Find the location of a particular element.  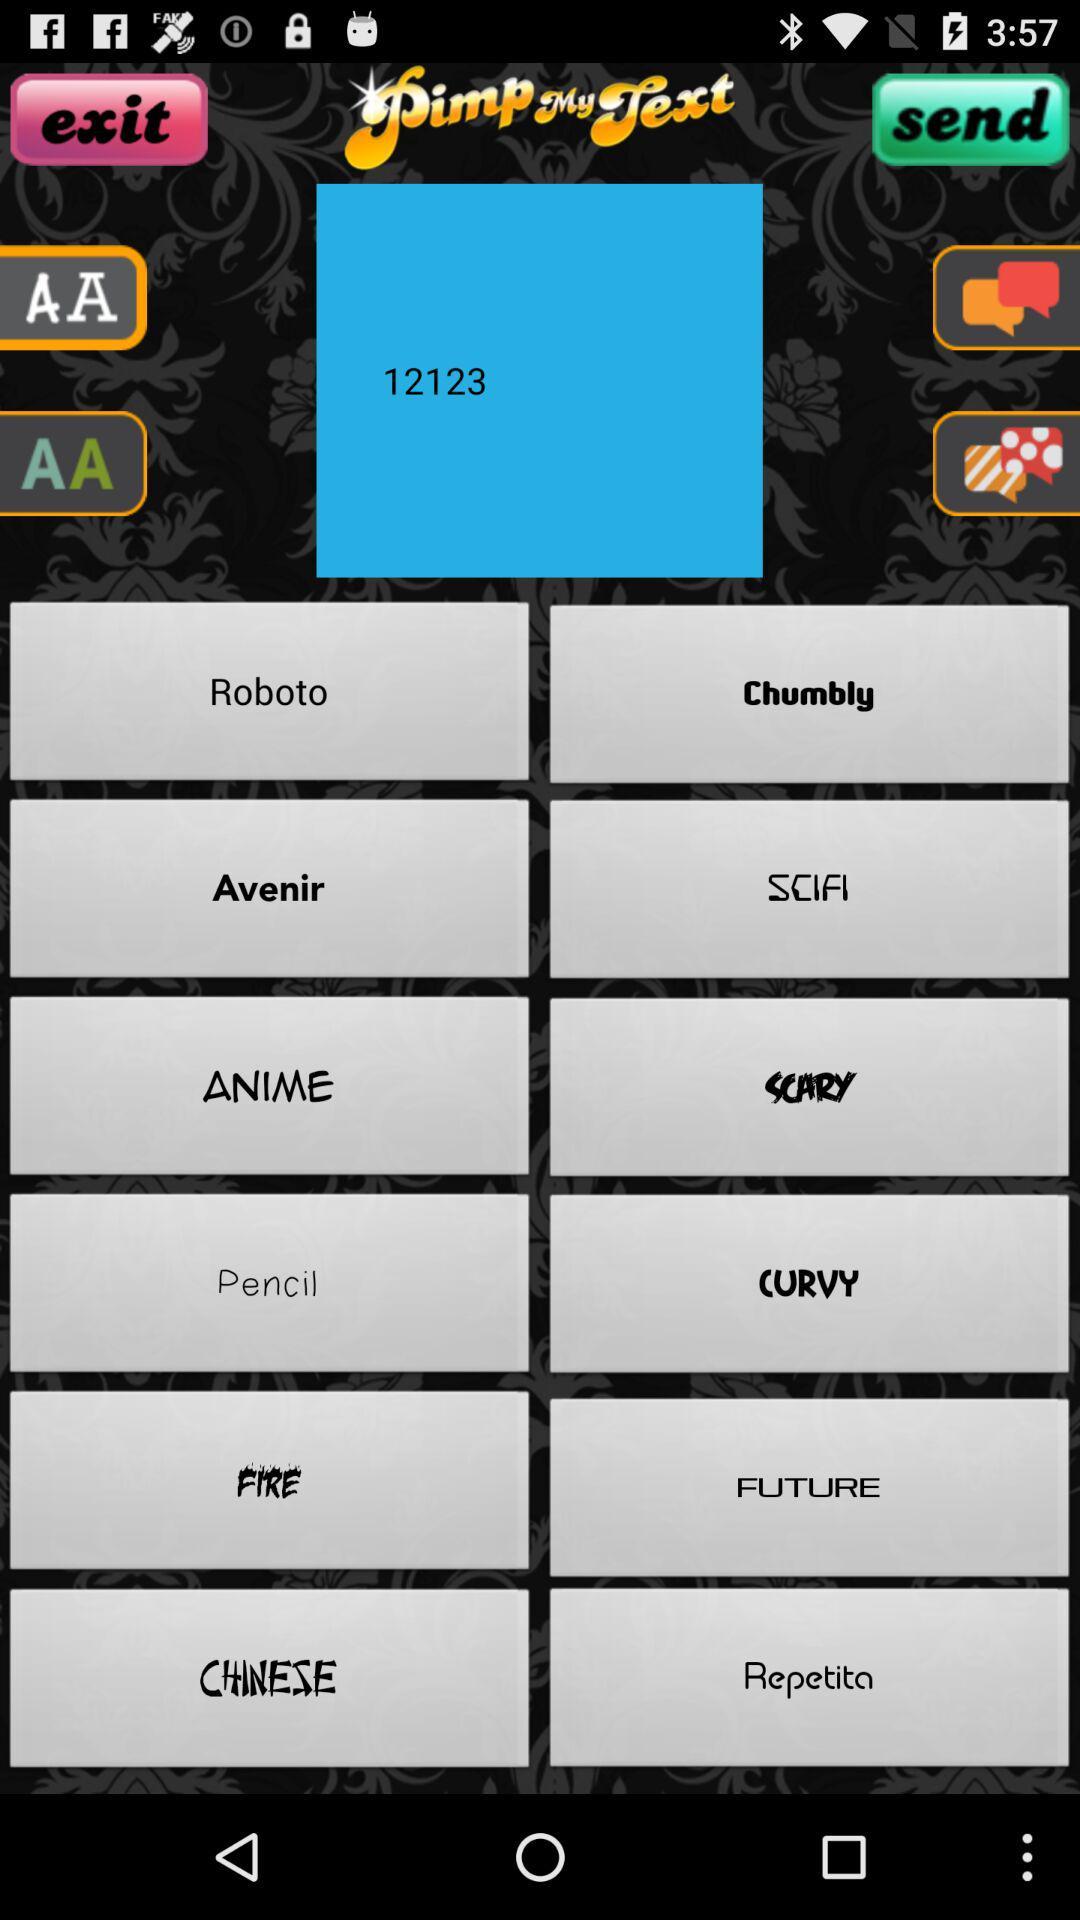

uppercase option is located at coordinates (72, 462).